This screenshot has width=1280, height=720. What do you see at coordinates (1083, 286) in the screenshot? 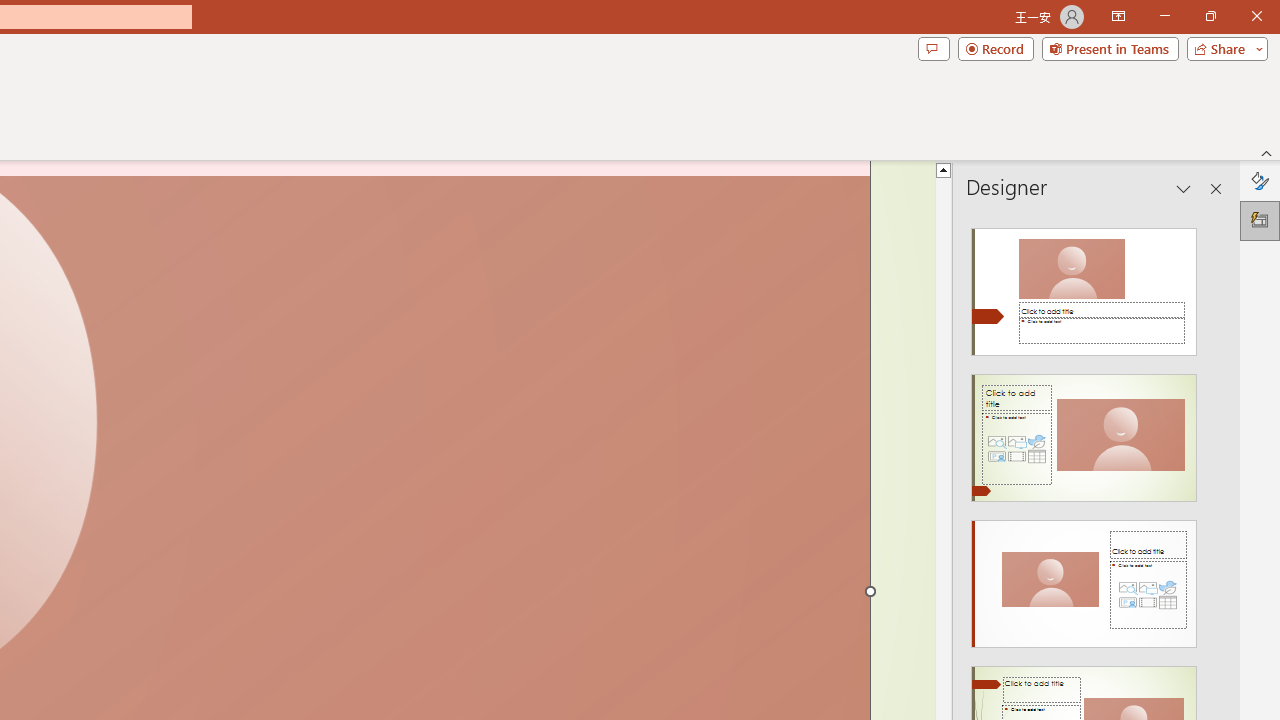
I see `'Recommended Design: Design Idea'` at bounding box center [1083, 286].